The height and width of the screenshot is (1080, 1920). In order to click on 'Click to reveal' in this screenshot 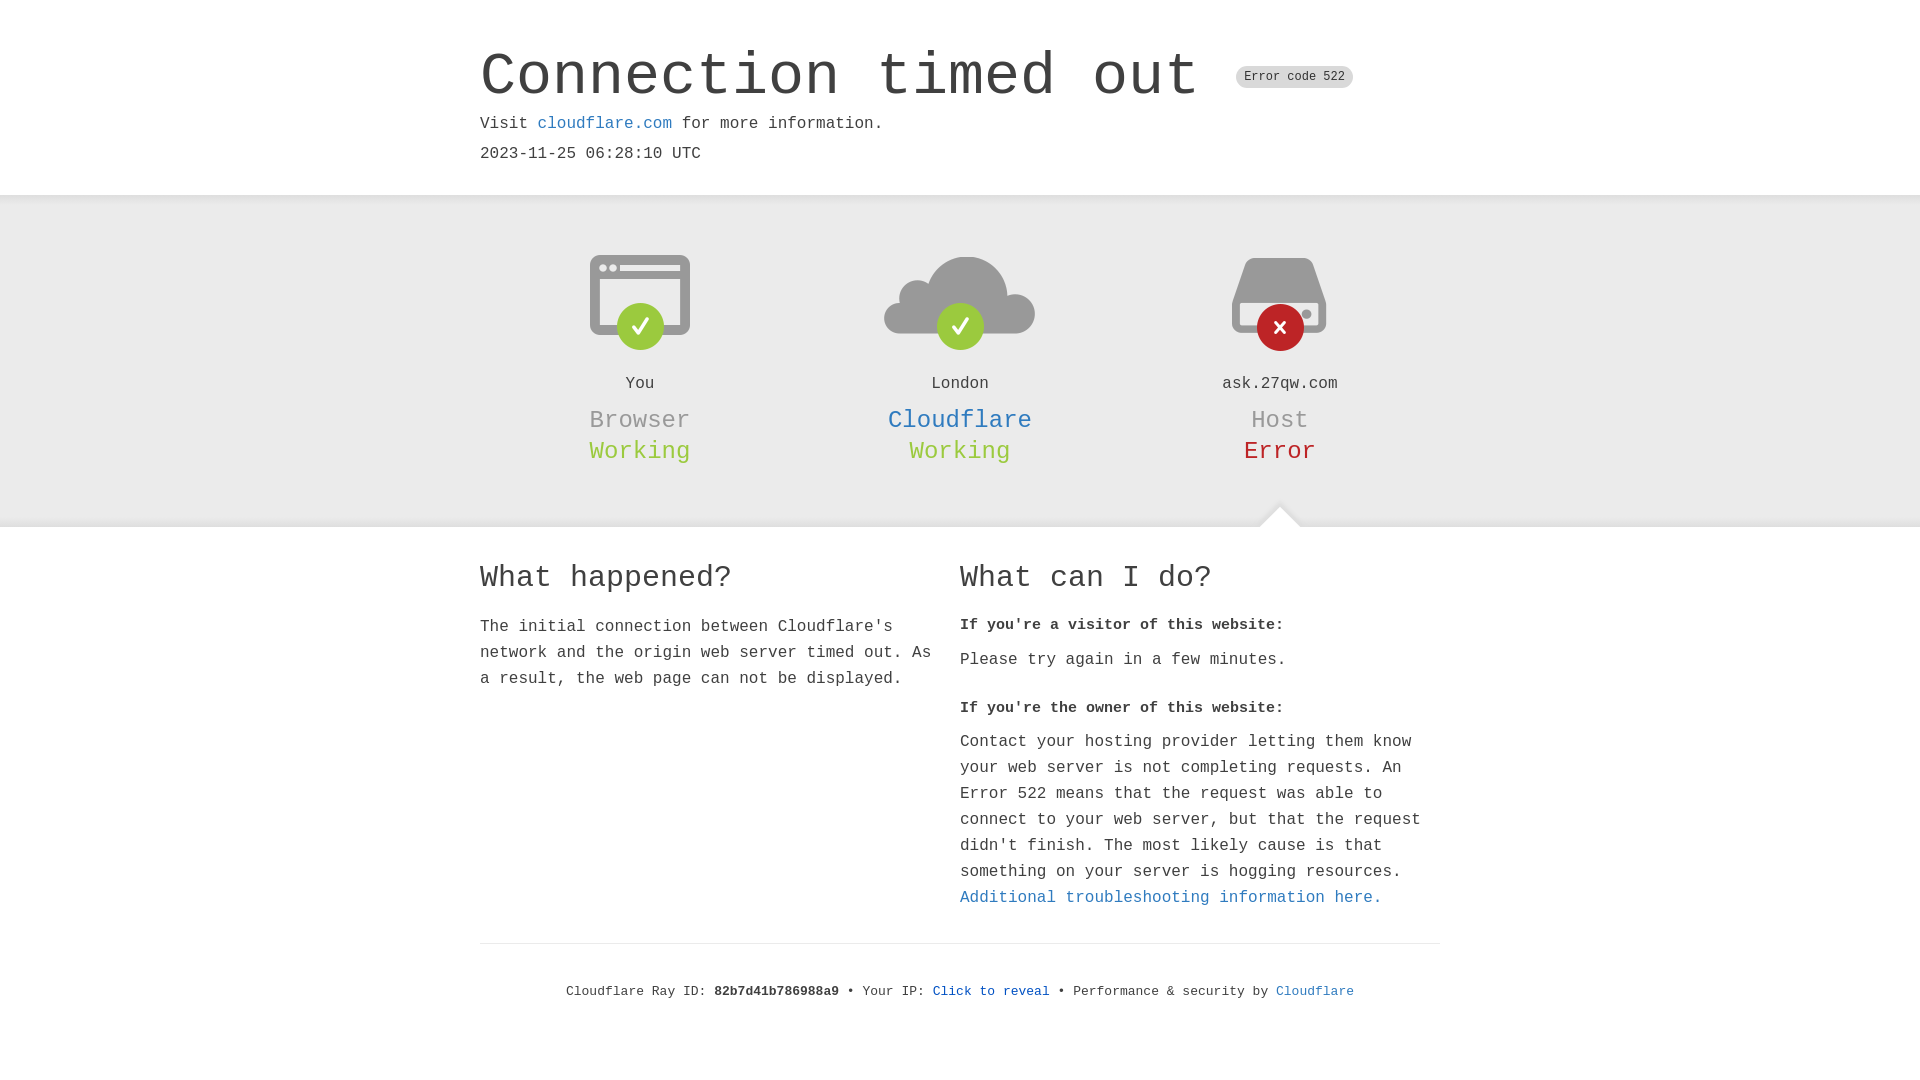, I will do `click(931, 991)`.